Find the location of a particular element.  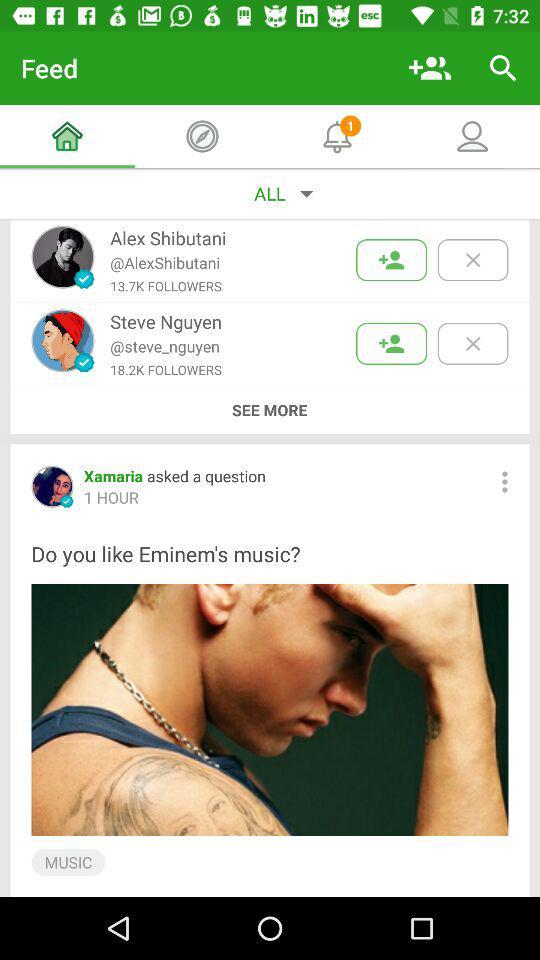

see more icon is located at coordinates (269, 409).